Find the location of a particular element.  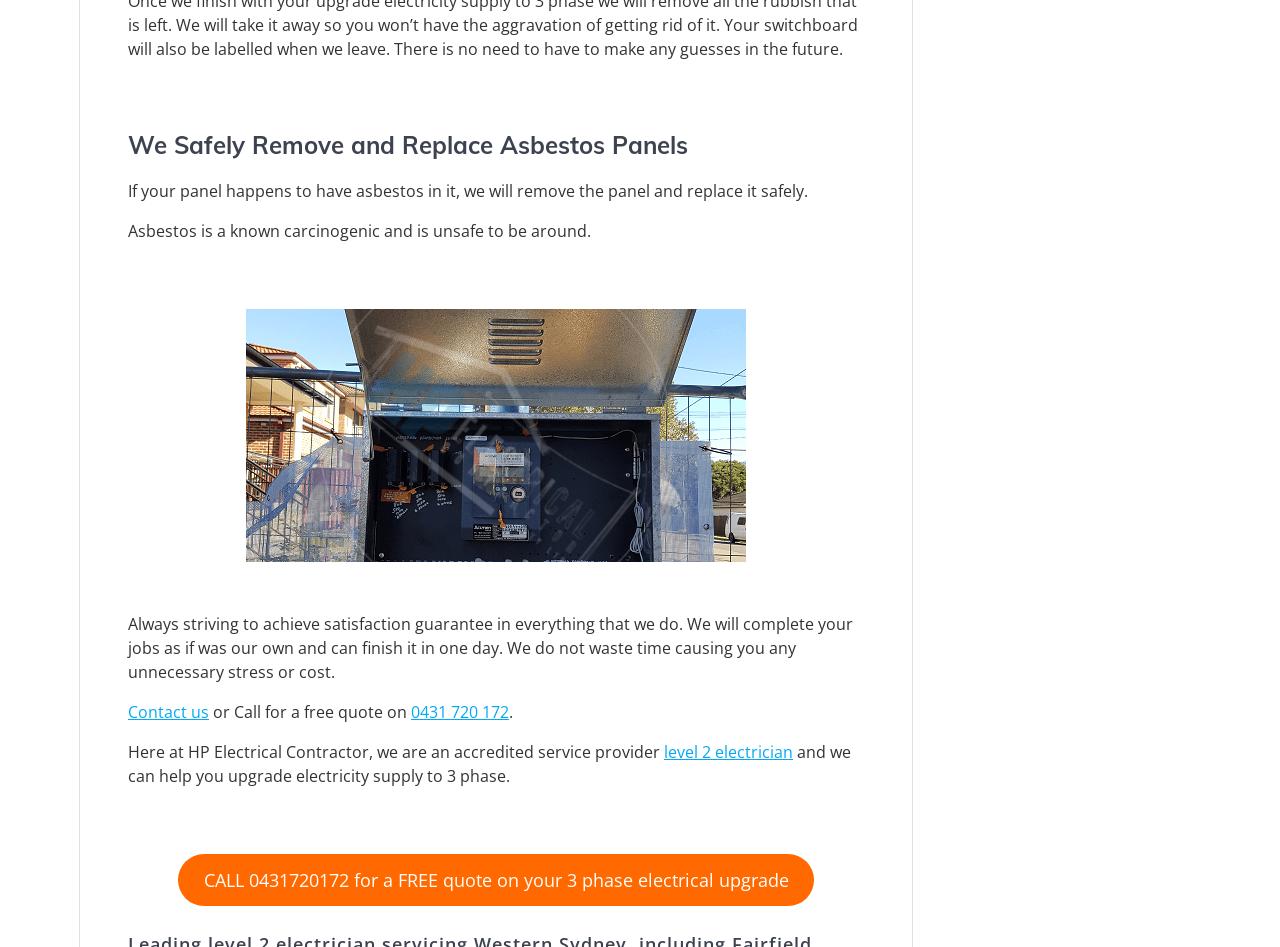

'Asbestos is a known carcinogenic and is unsafe to be around.' is located at coordinates (359, 230).